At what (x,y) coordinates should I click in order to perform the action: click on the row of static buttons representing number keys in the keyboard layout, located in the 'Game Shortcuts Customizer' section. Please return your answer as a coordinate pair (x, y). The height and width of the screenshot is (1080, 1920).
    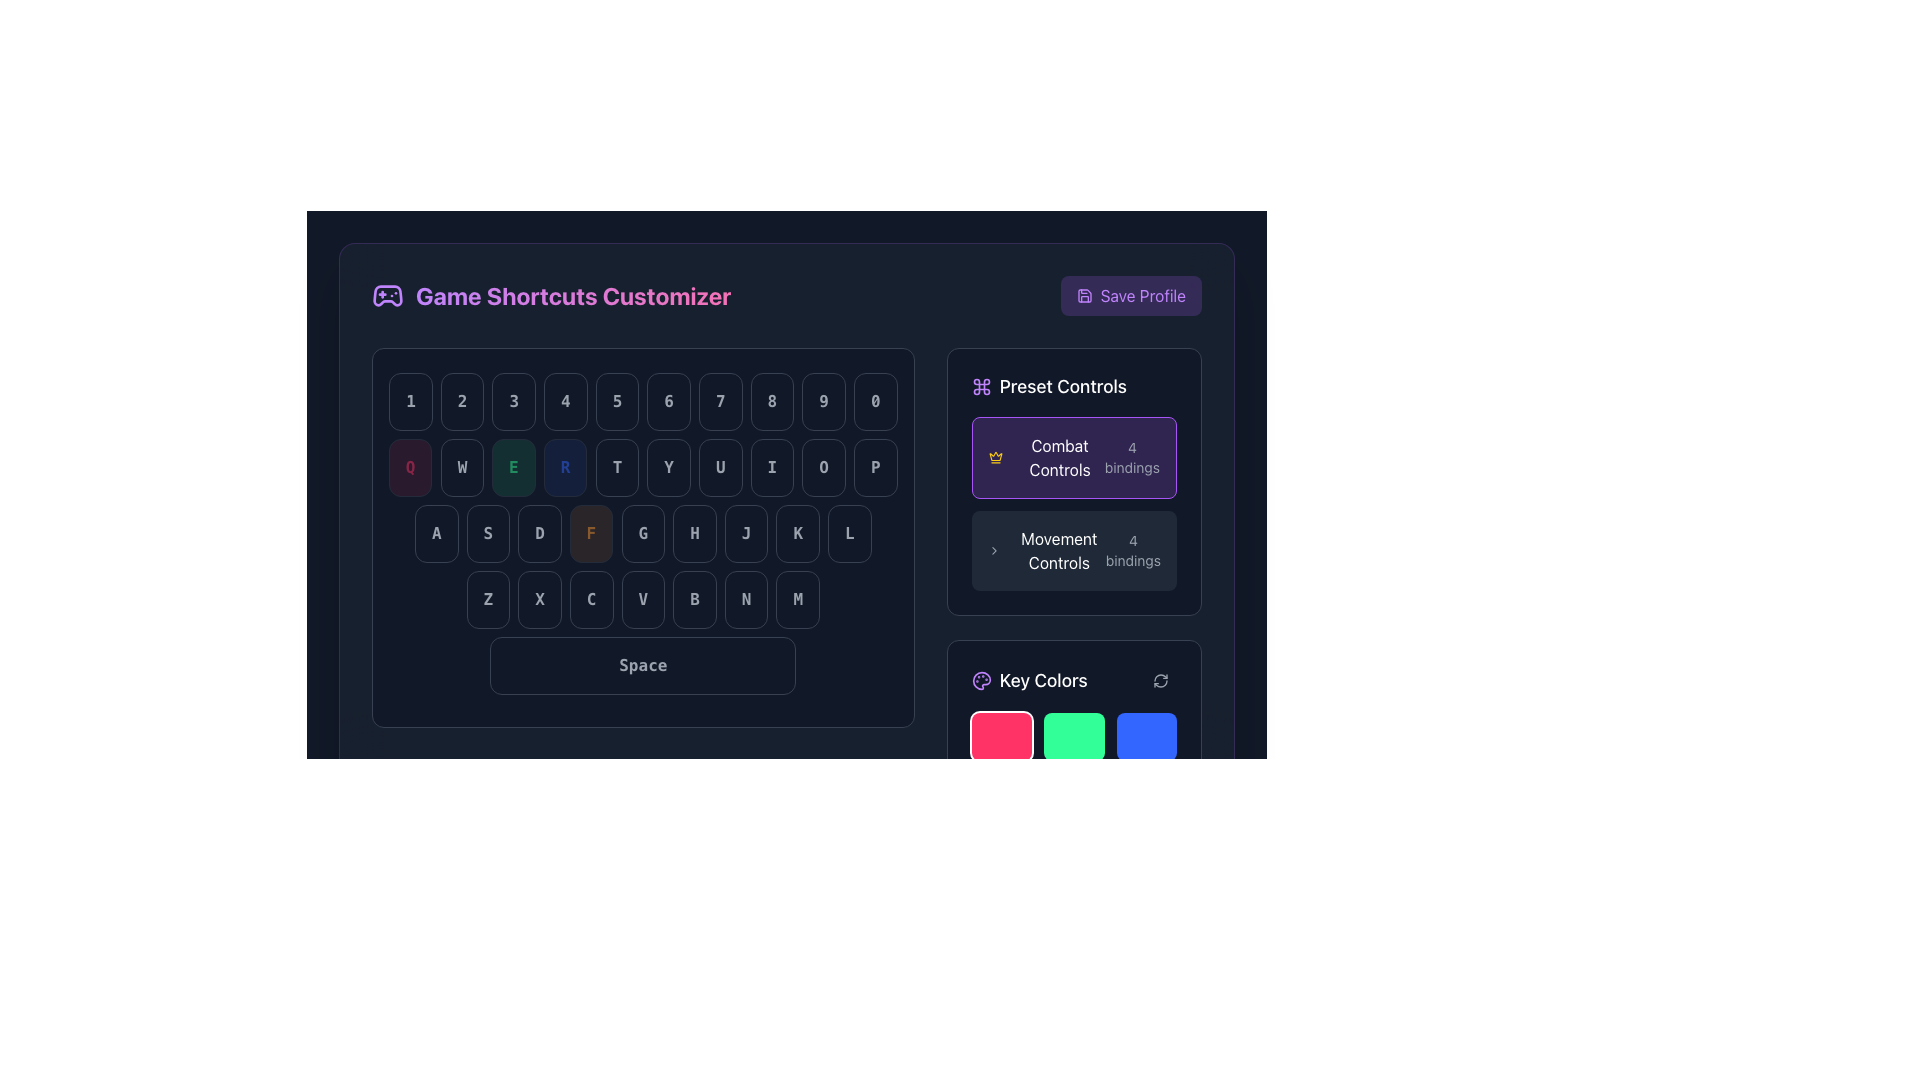
    Looking at the image, I should click on (643, 401).